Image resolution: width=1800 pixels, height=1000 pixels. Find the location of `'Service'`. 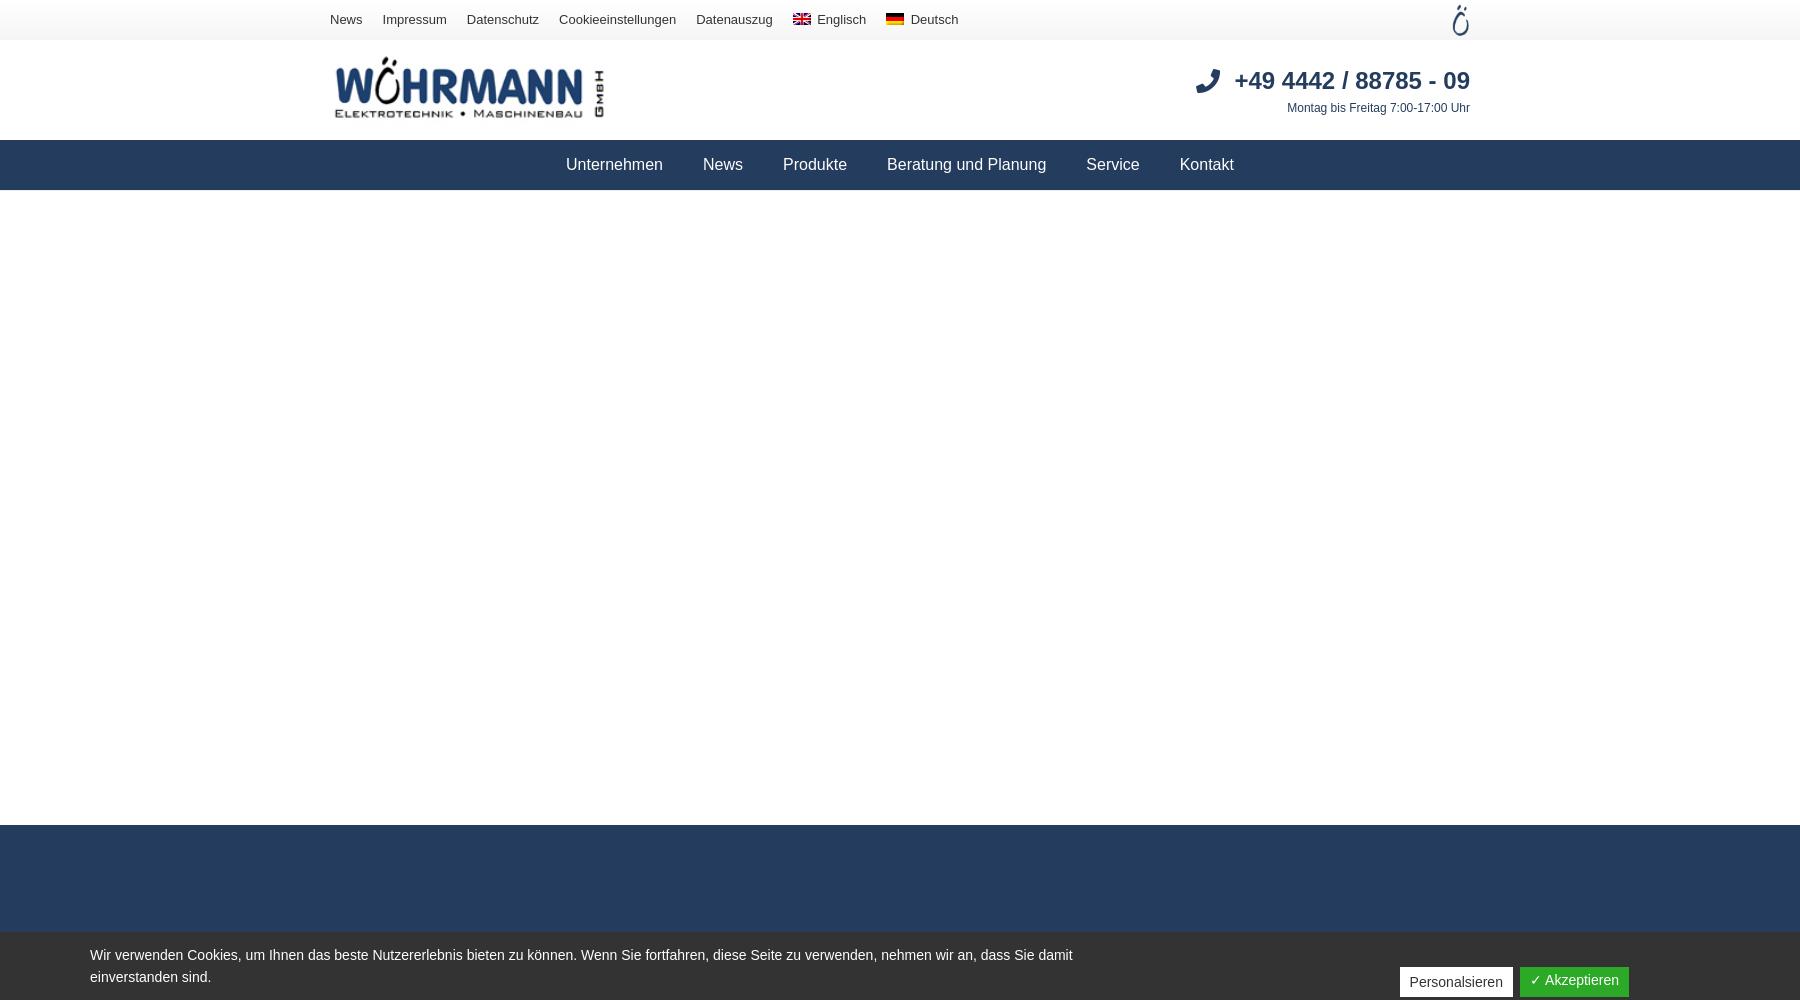

'Service' is located at coordinates (1112, 164).